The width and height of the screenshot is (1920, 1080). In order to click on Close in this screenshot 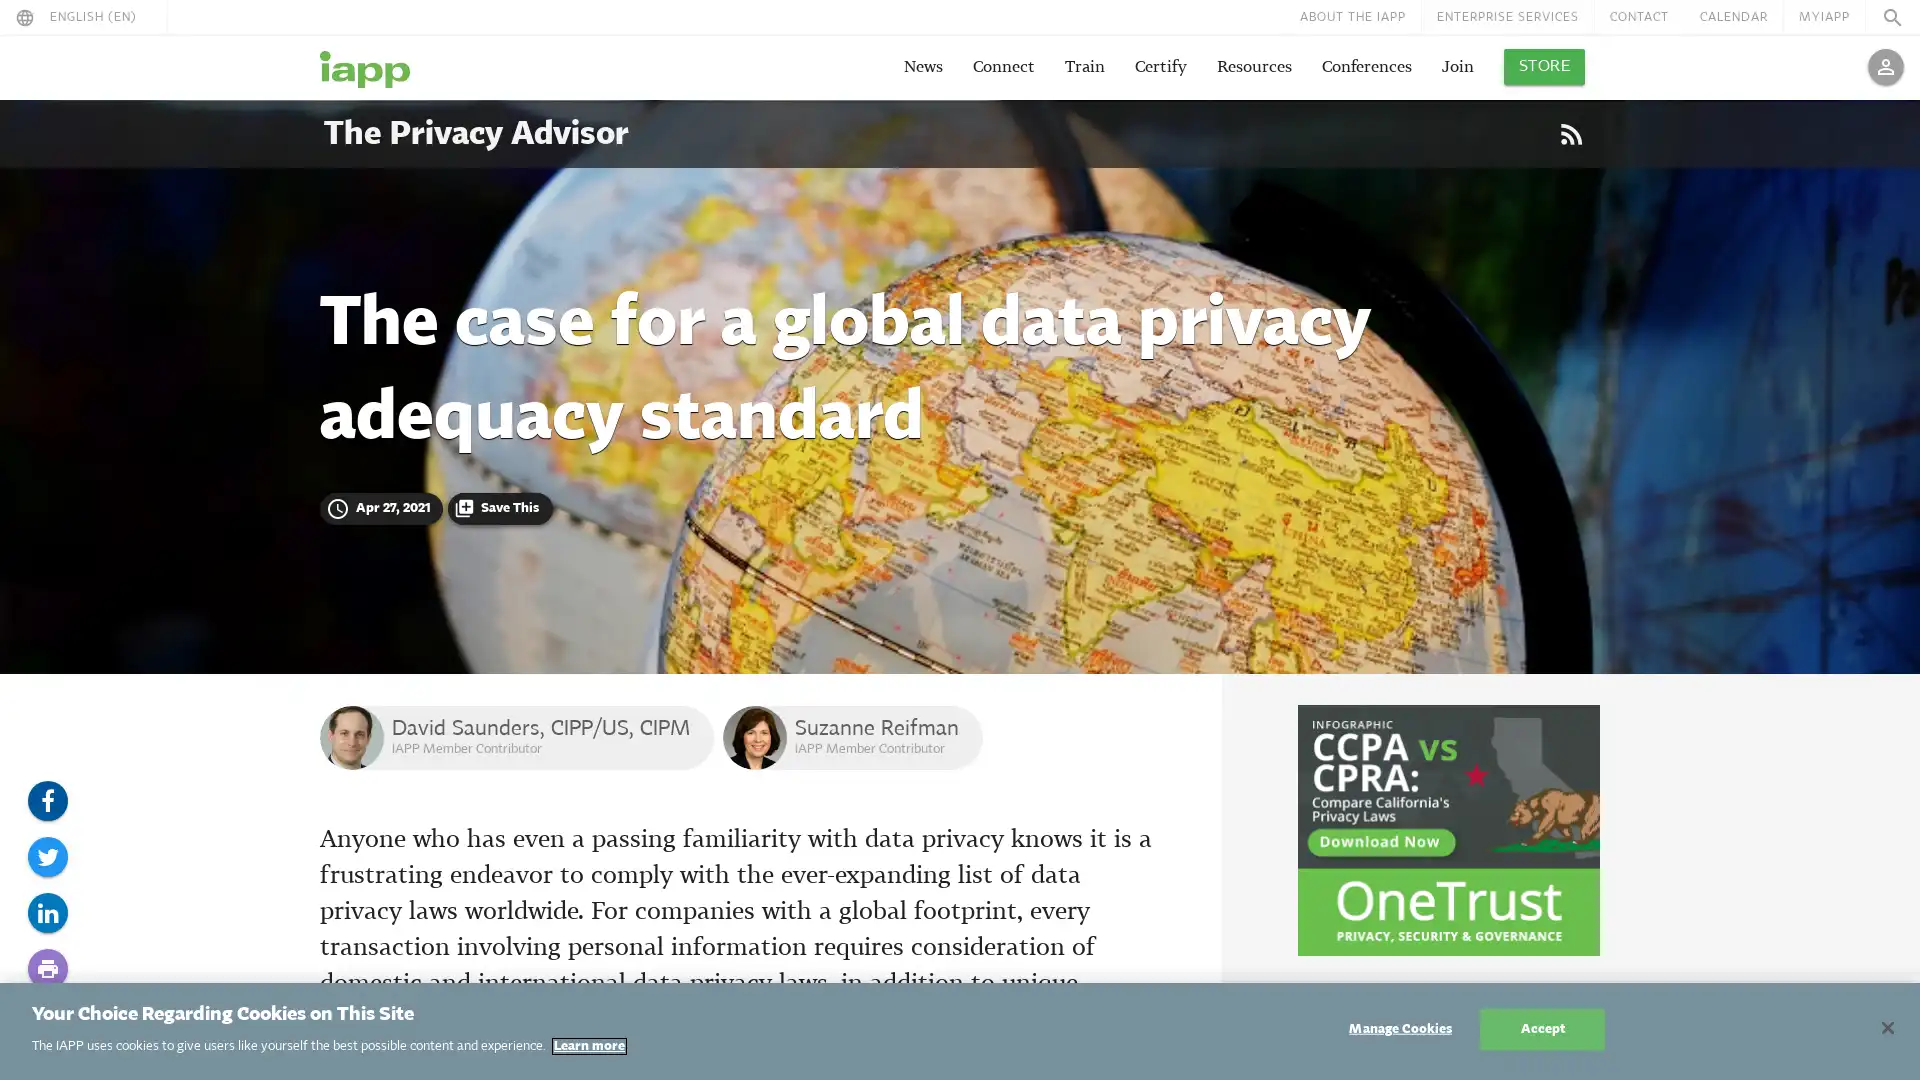, I will do `click(1886, 1028)`.